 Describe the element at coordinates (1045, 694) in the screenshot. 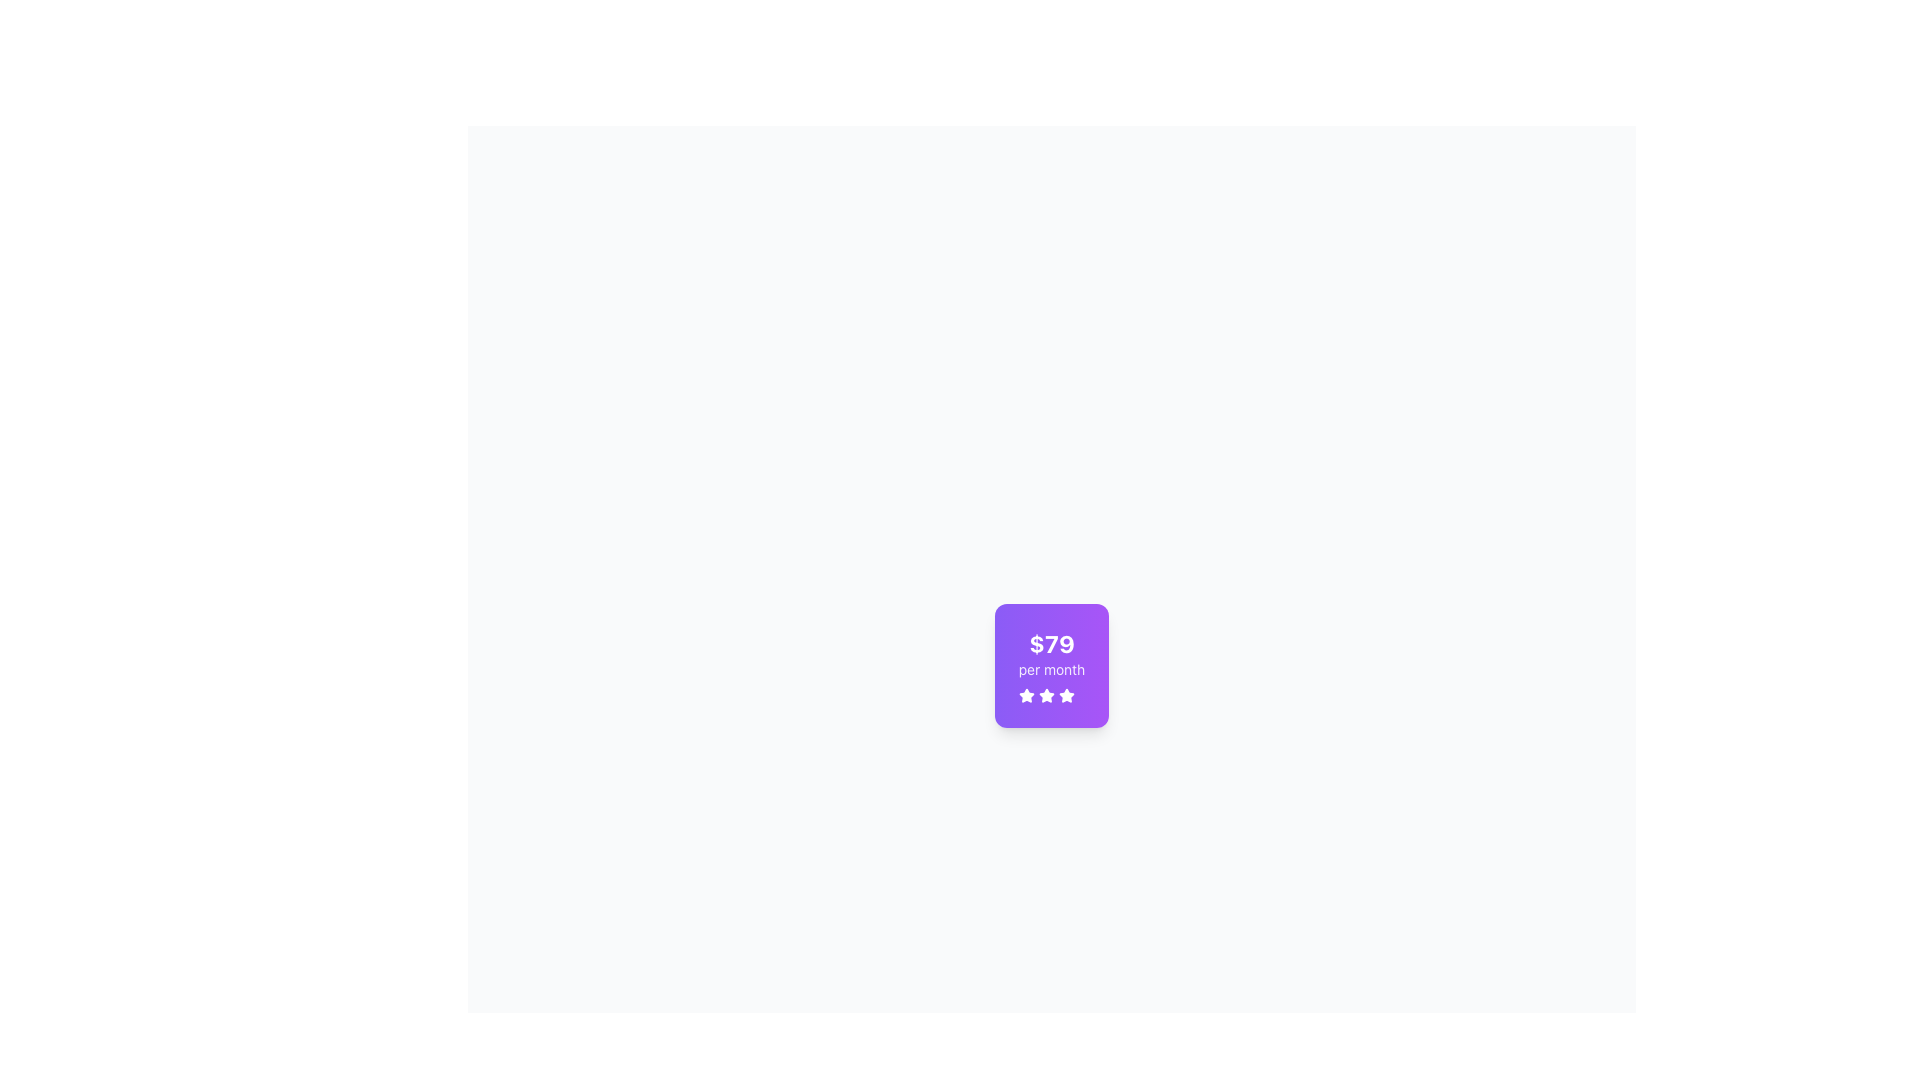

I see `the third rating star icon using keyboard navigation` at that location.